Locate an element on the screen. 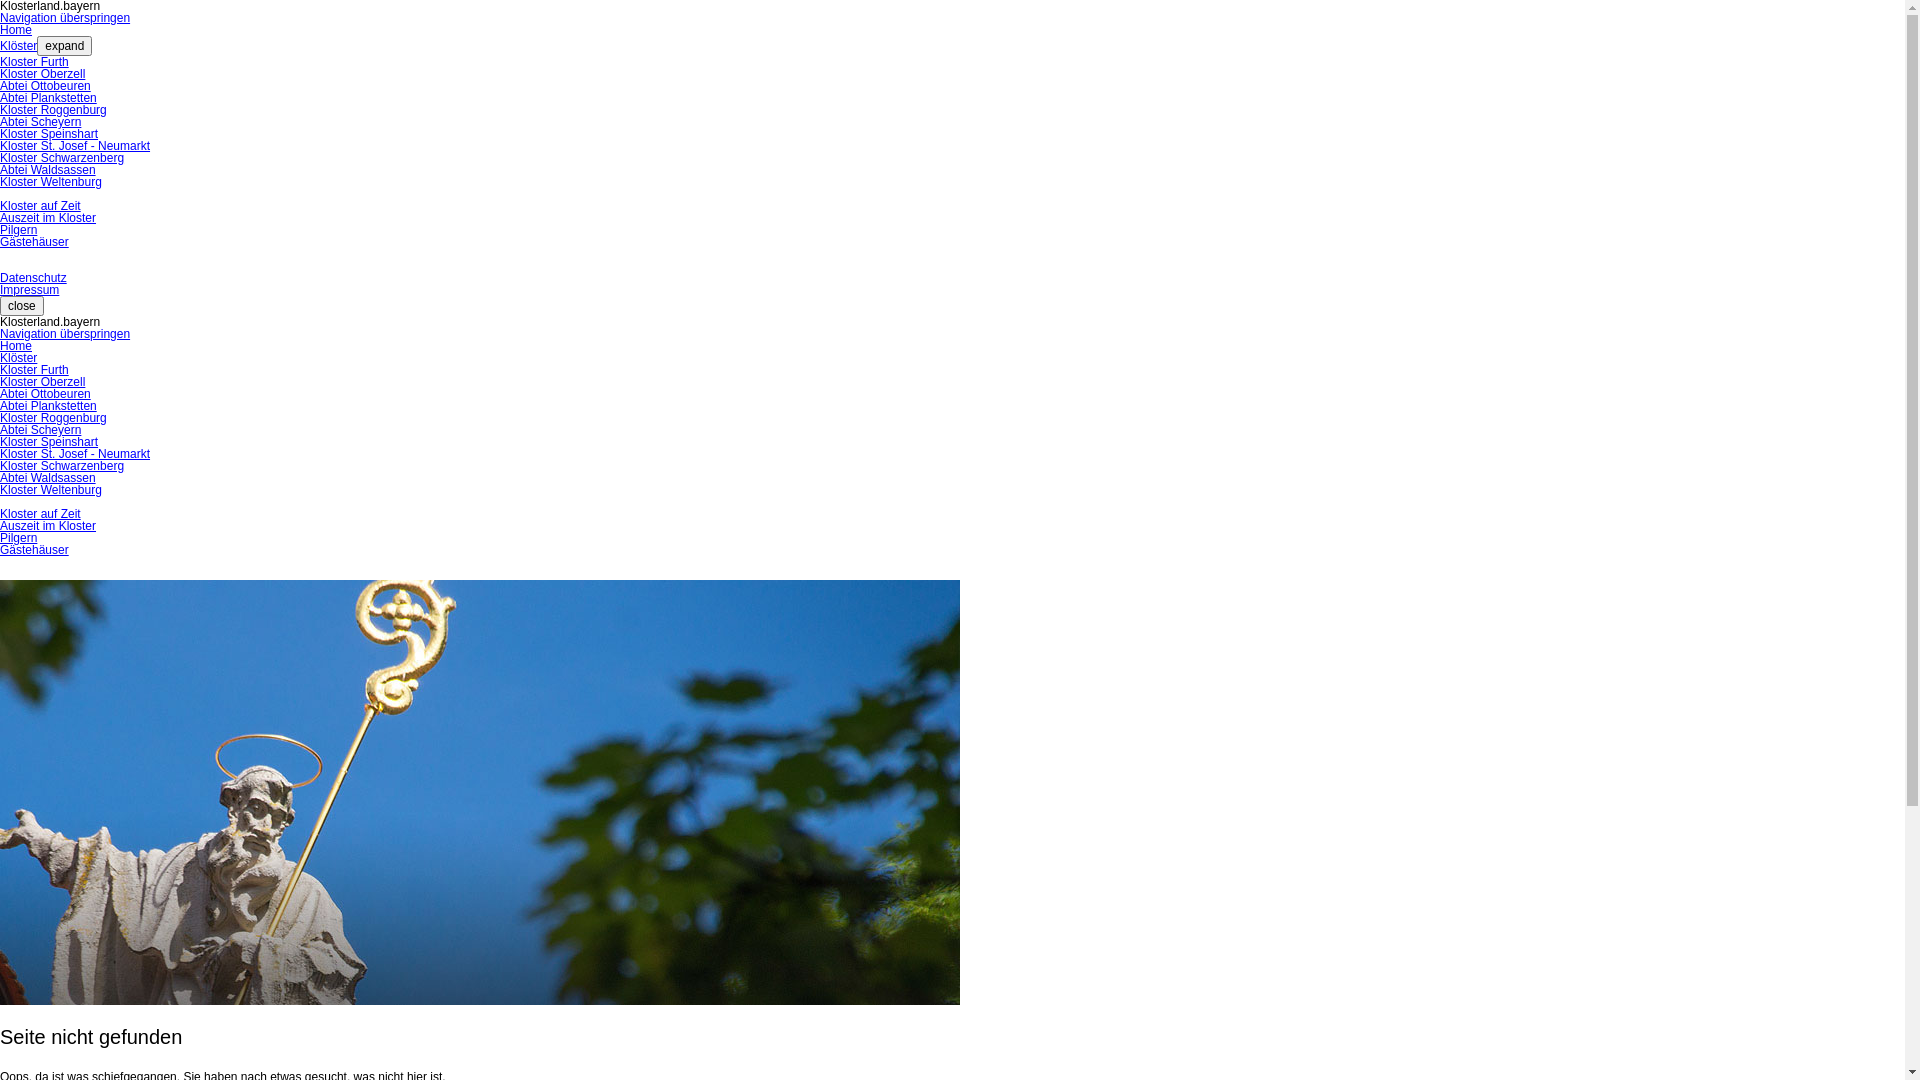 This screenshot has width=1920, height=1080. 'Kloster Oberzell' is located at coordinates (42, 72).